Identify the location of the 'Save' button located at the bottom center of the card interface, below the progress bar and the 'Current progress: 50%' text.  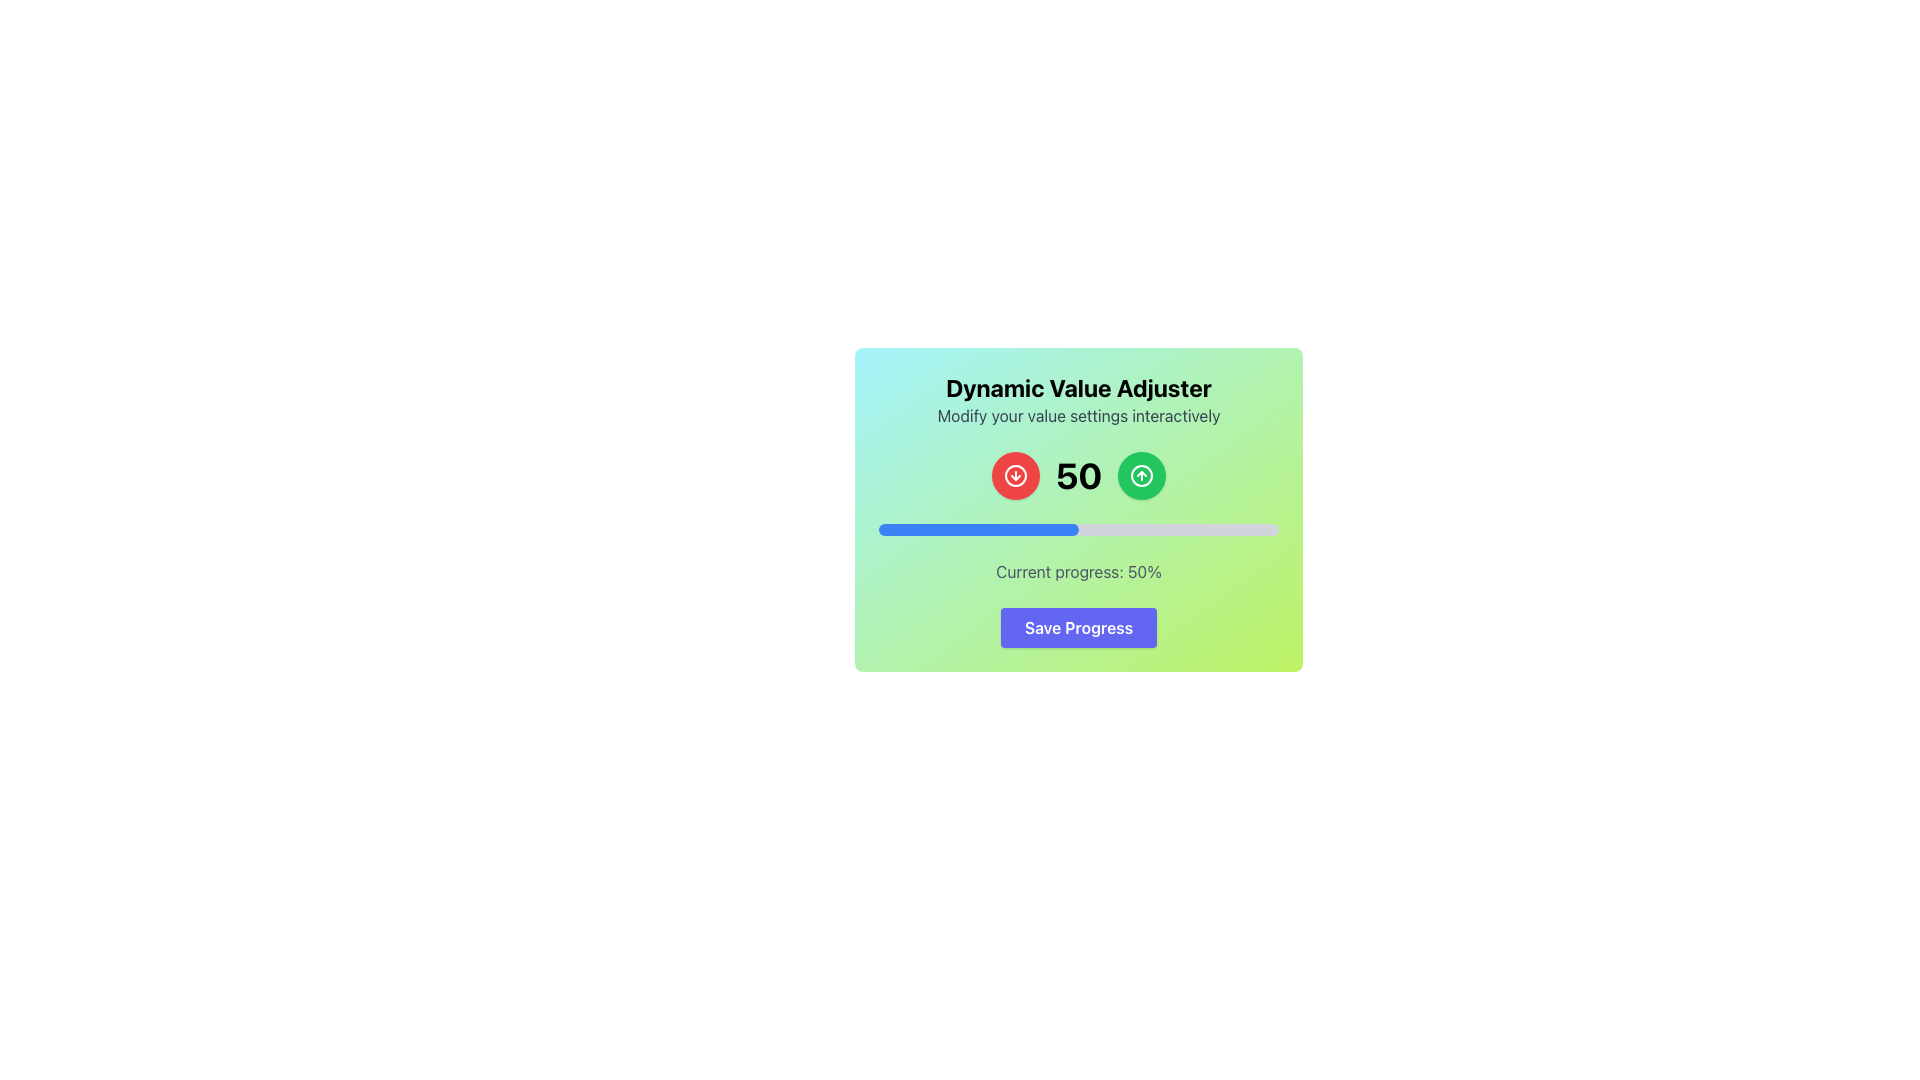
(1078, 627).